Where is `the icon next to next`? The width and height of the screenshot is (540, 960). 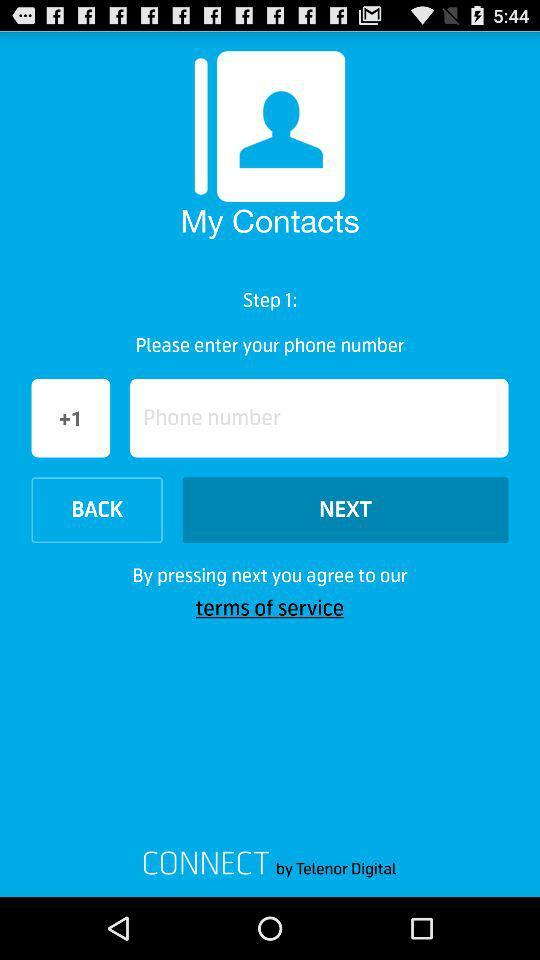 the icon next to next is located at coordinates (96, 509).